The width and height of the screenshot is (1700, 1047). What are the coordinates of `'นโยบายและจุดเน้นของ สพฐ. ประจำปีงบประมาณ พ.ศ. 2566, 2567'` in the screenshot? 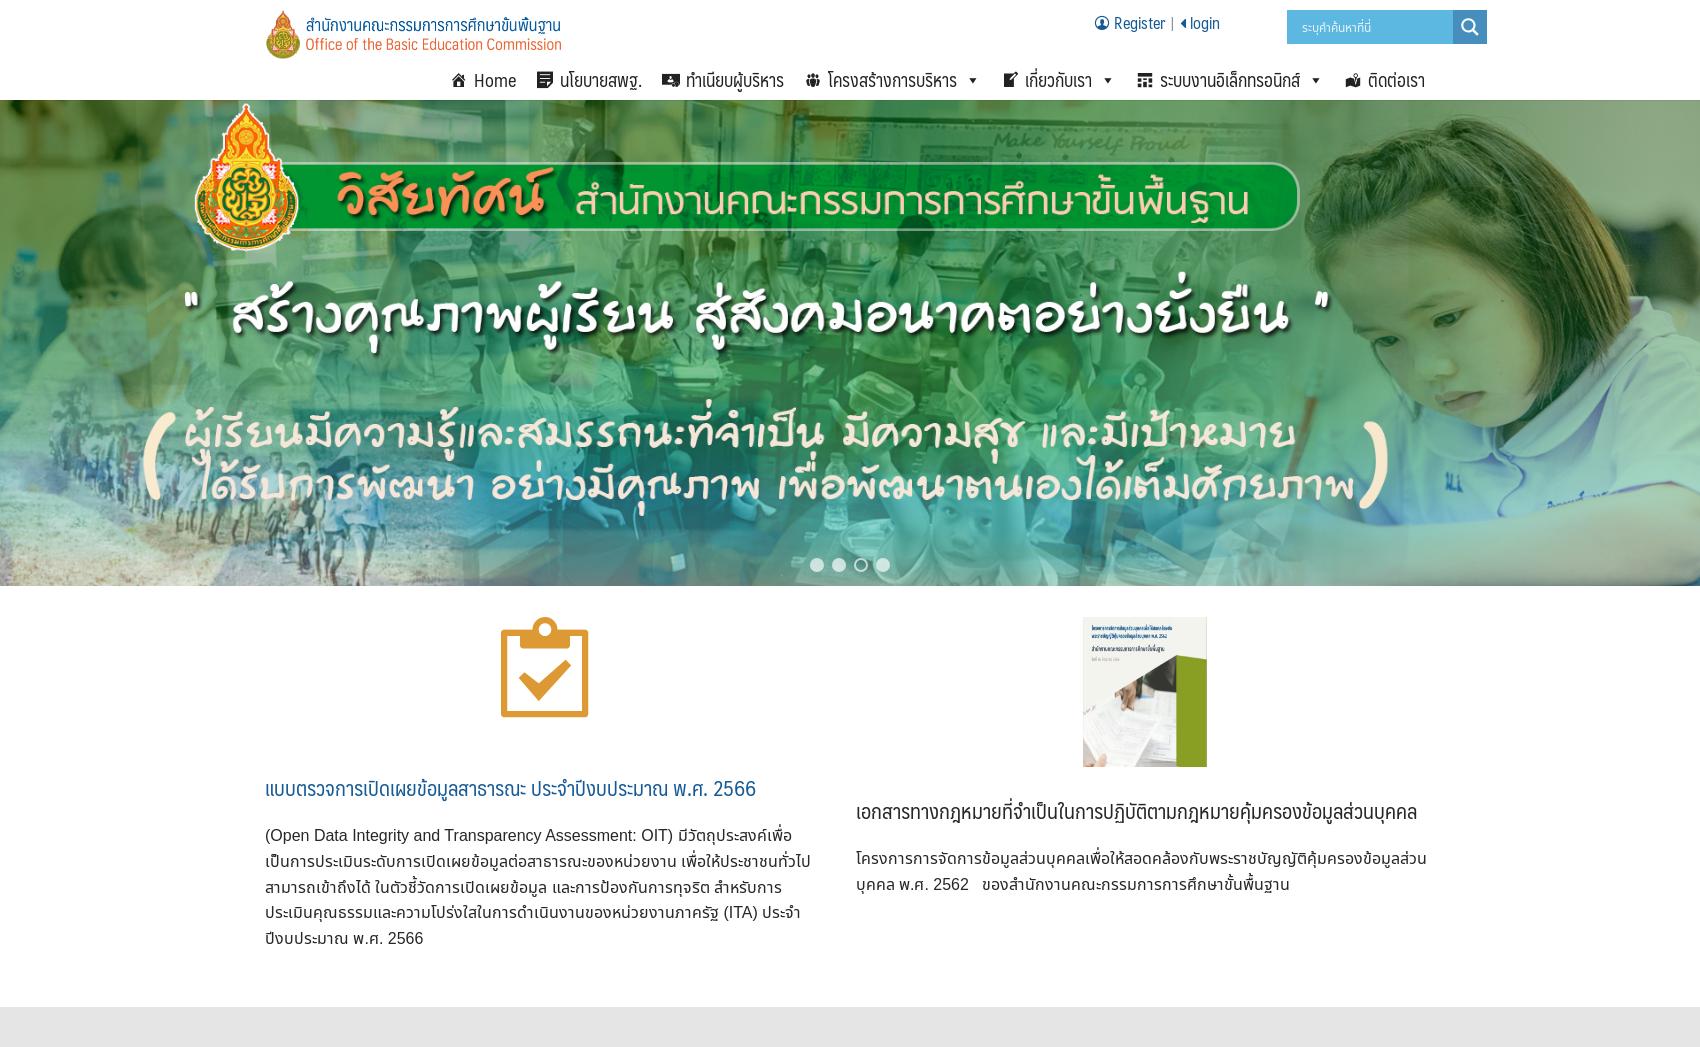 It's located at (1160, 127).